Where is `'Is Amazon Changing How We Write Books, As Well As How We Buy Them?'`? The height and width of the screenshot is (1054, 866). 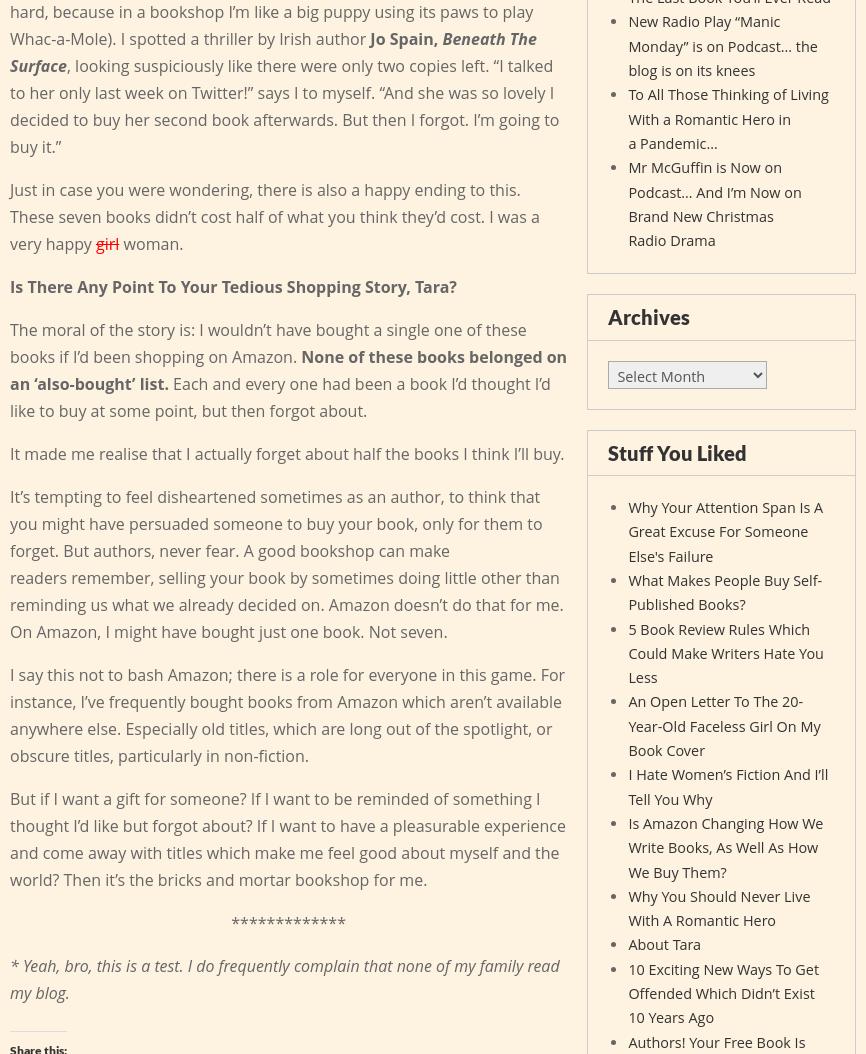 'Is Amazon Changing How We Write Books, As Well As How We Buy Them?' is located at coordinates (724, 846).